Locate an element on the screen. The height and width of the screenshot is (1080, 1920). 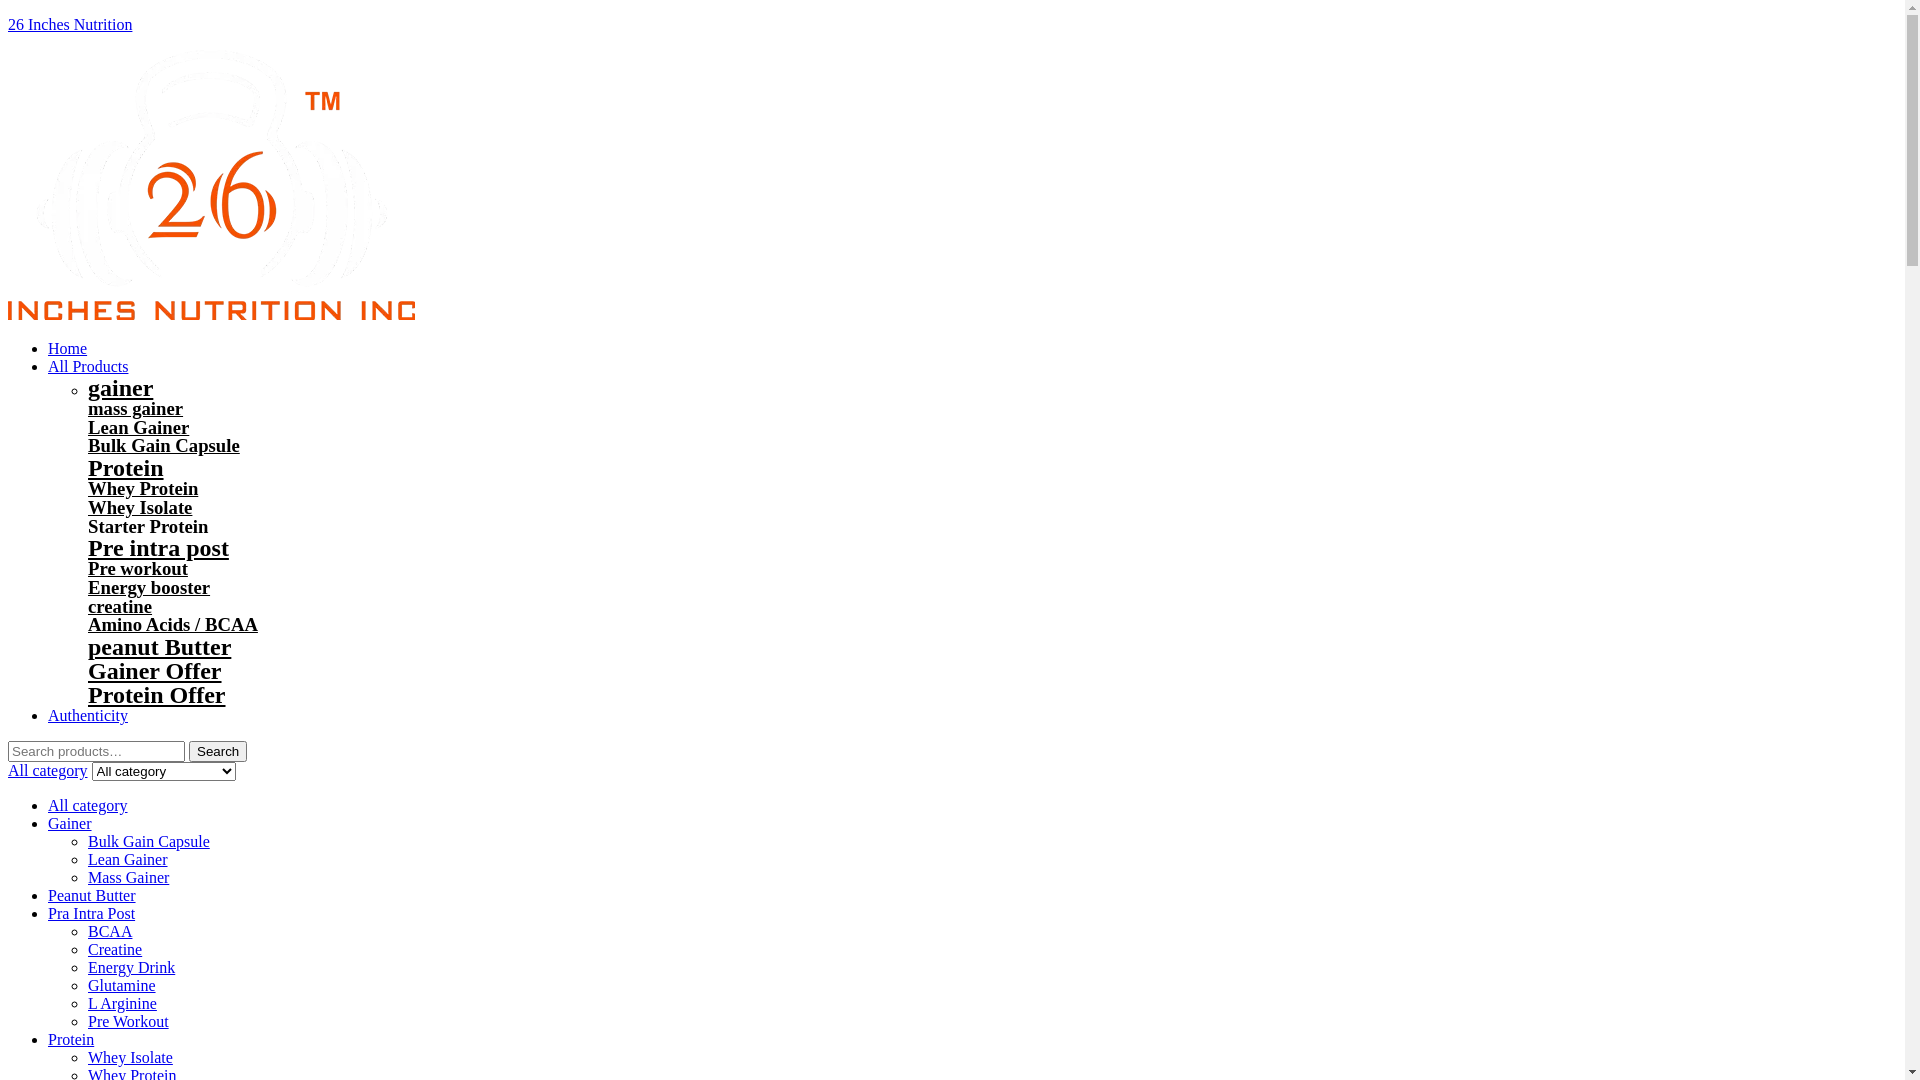
'L Arginine' is located at coordinates (121, 1003).